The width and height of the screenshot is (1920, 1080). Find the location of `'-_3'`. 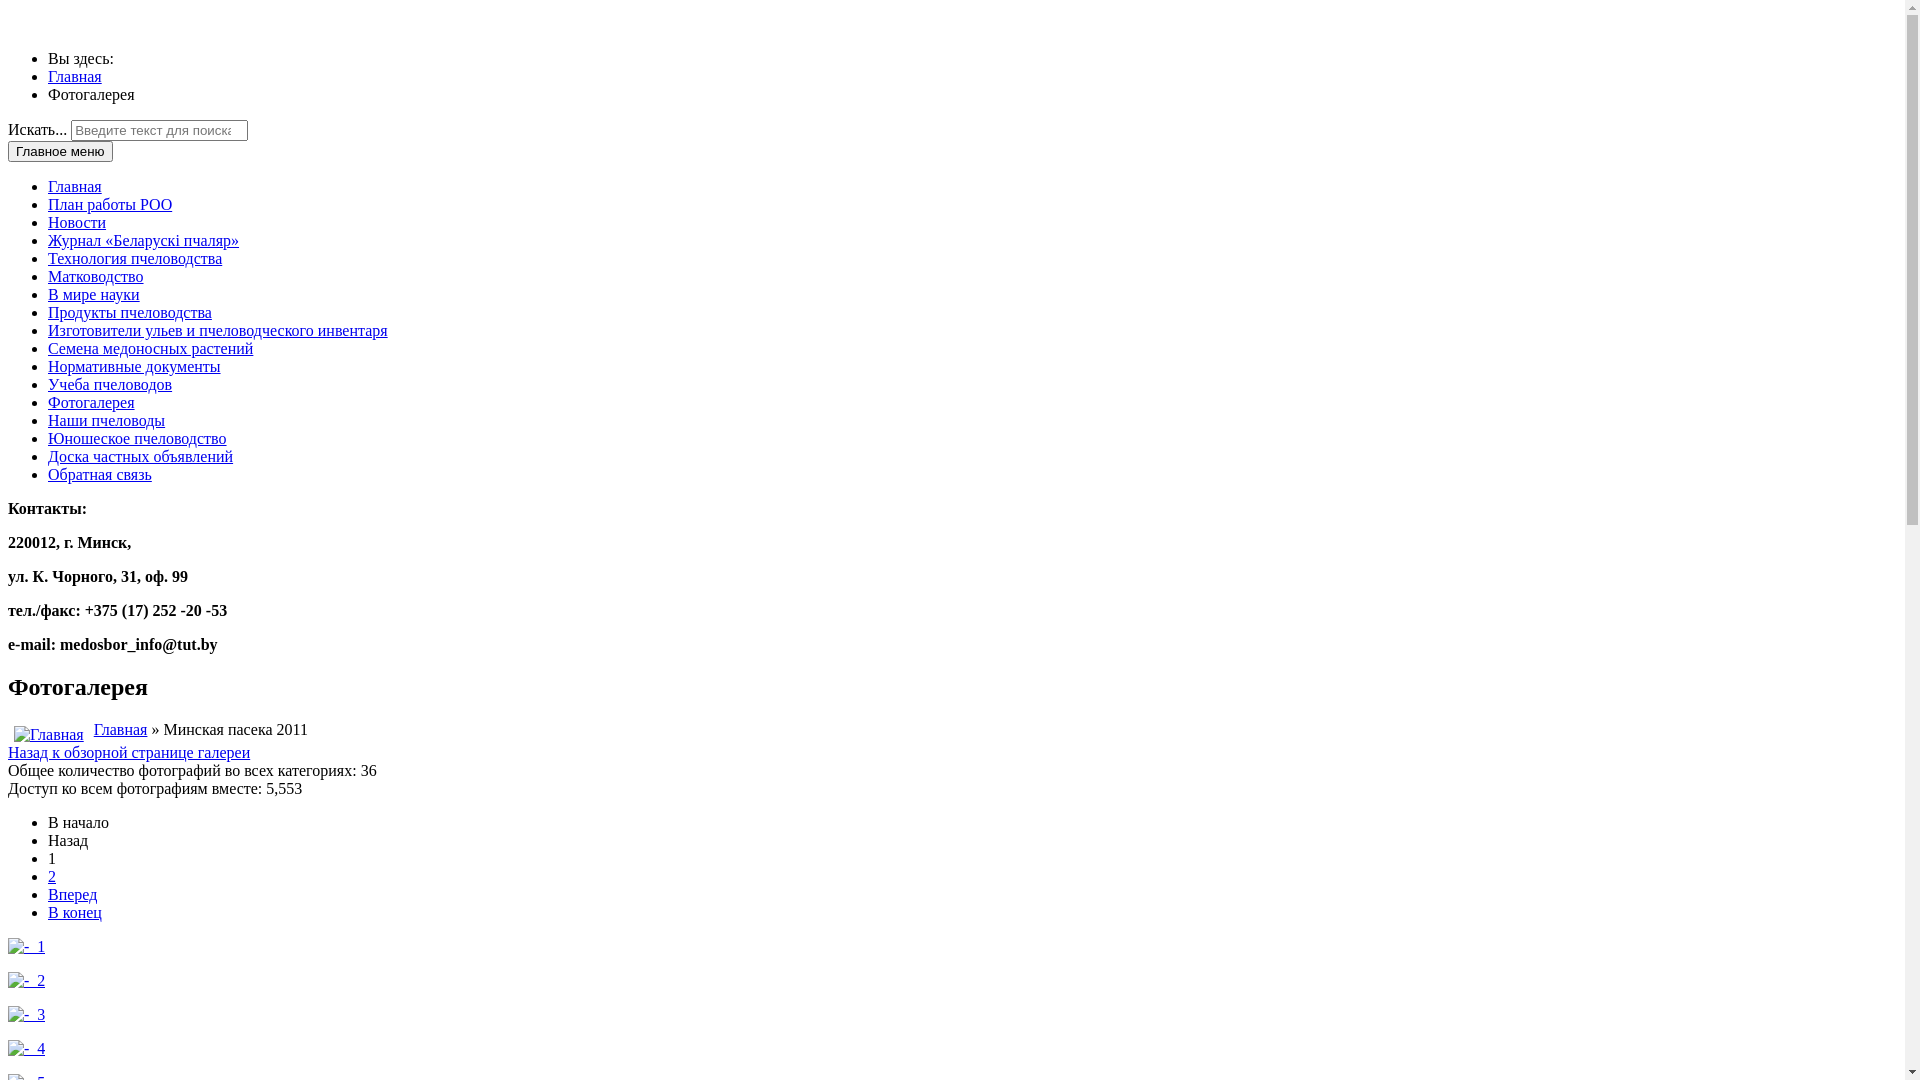

'-_3' is located at coordinates (26, 1014).